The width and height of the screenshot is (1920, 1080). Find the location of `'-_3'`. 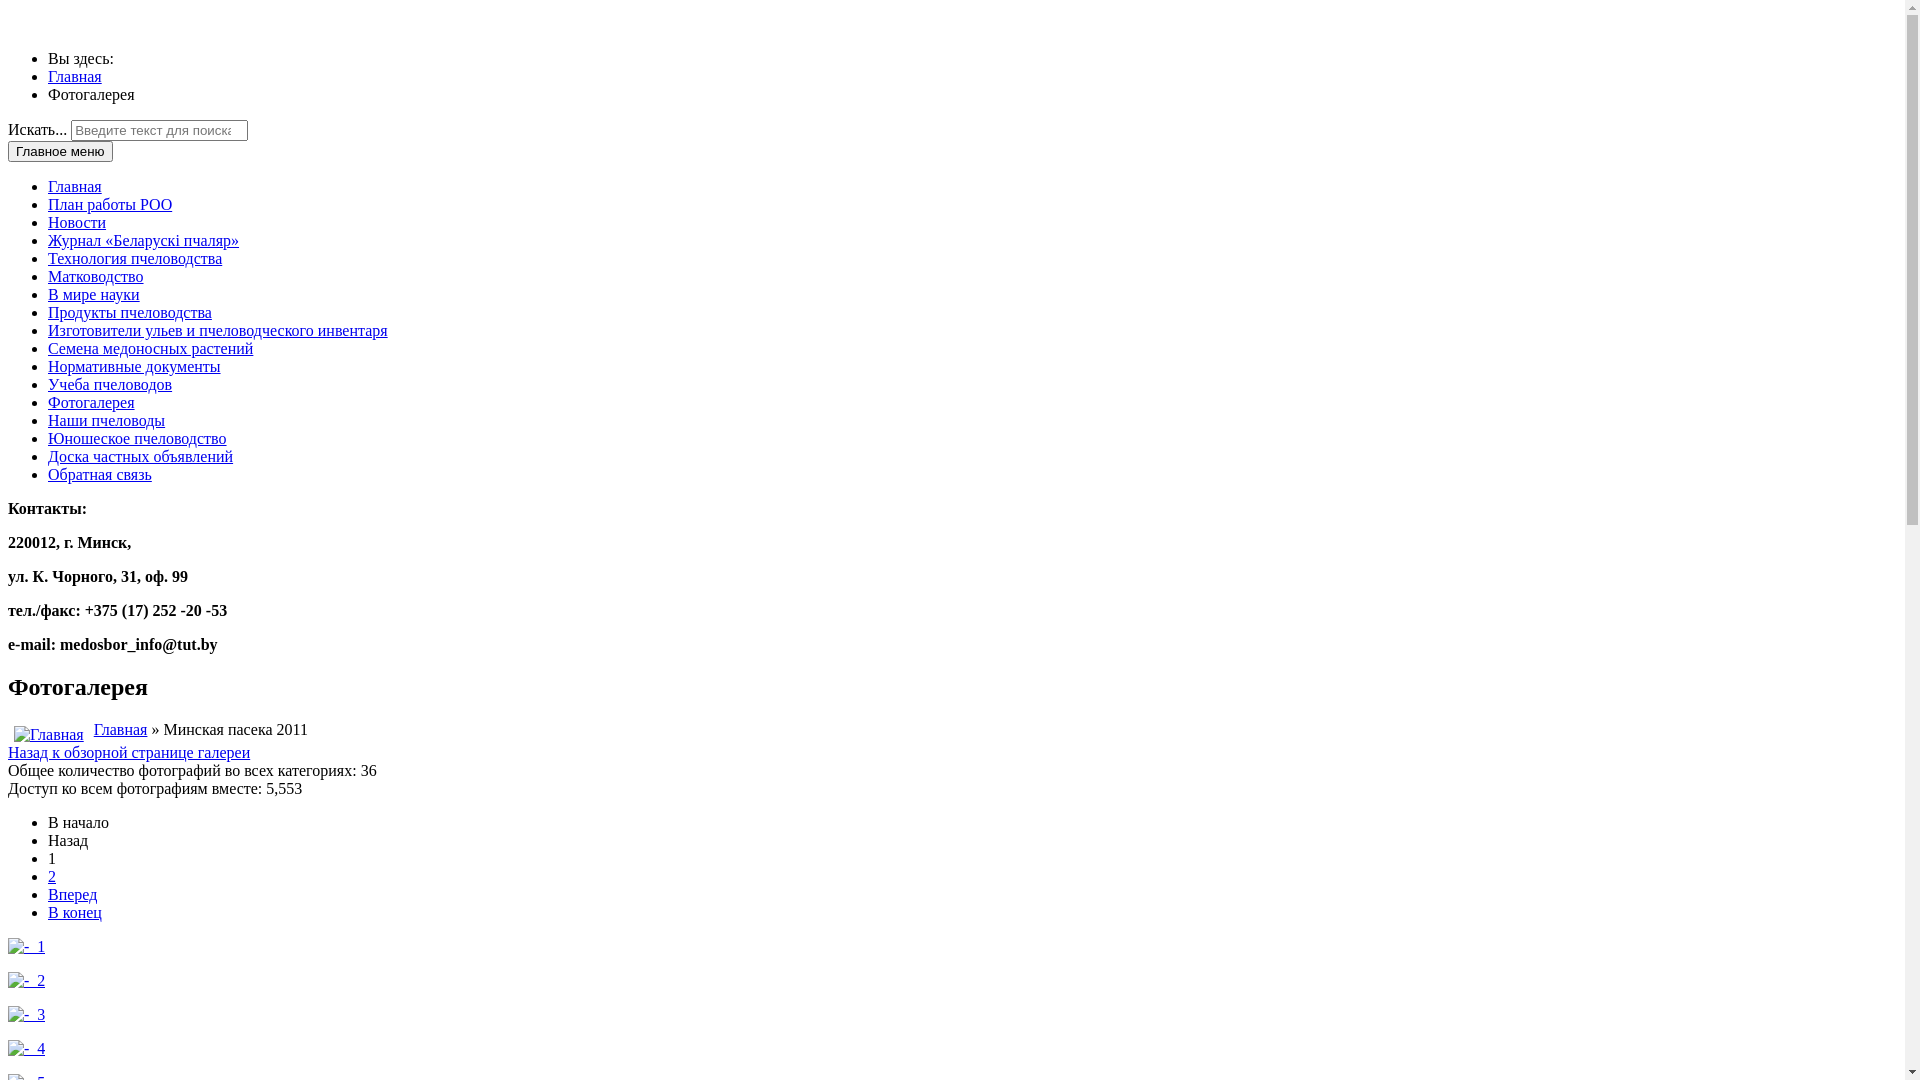

'-_3' is located at coordinates (26, 1014).